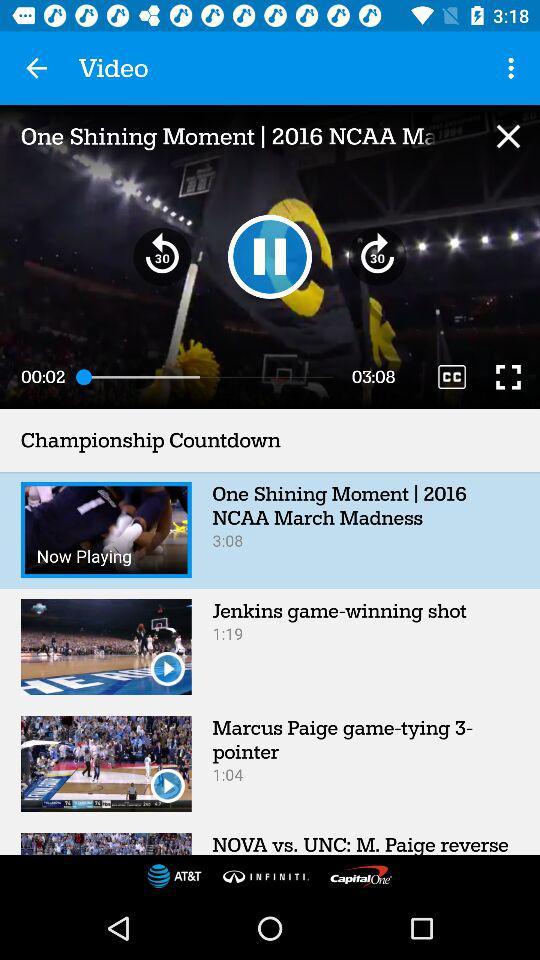 This screenshot has height=960, width=540. Describe the element at coordinates (161, 255) in the screenshot. I see `rewind video 30 seconds back` at that location.